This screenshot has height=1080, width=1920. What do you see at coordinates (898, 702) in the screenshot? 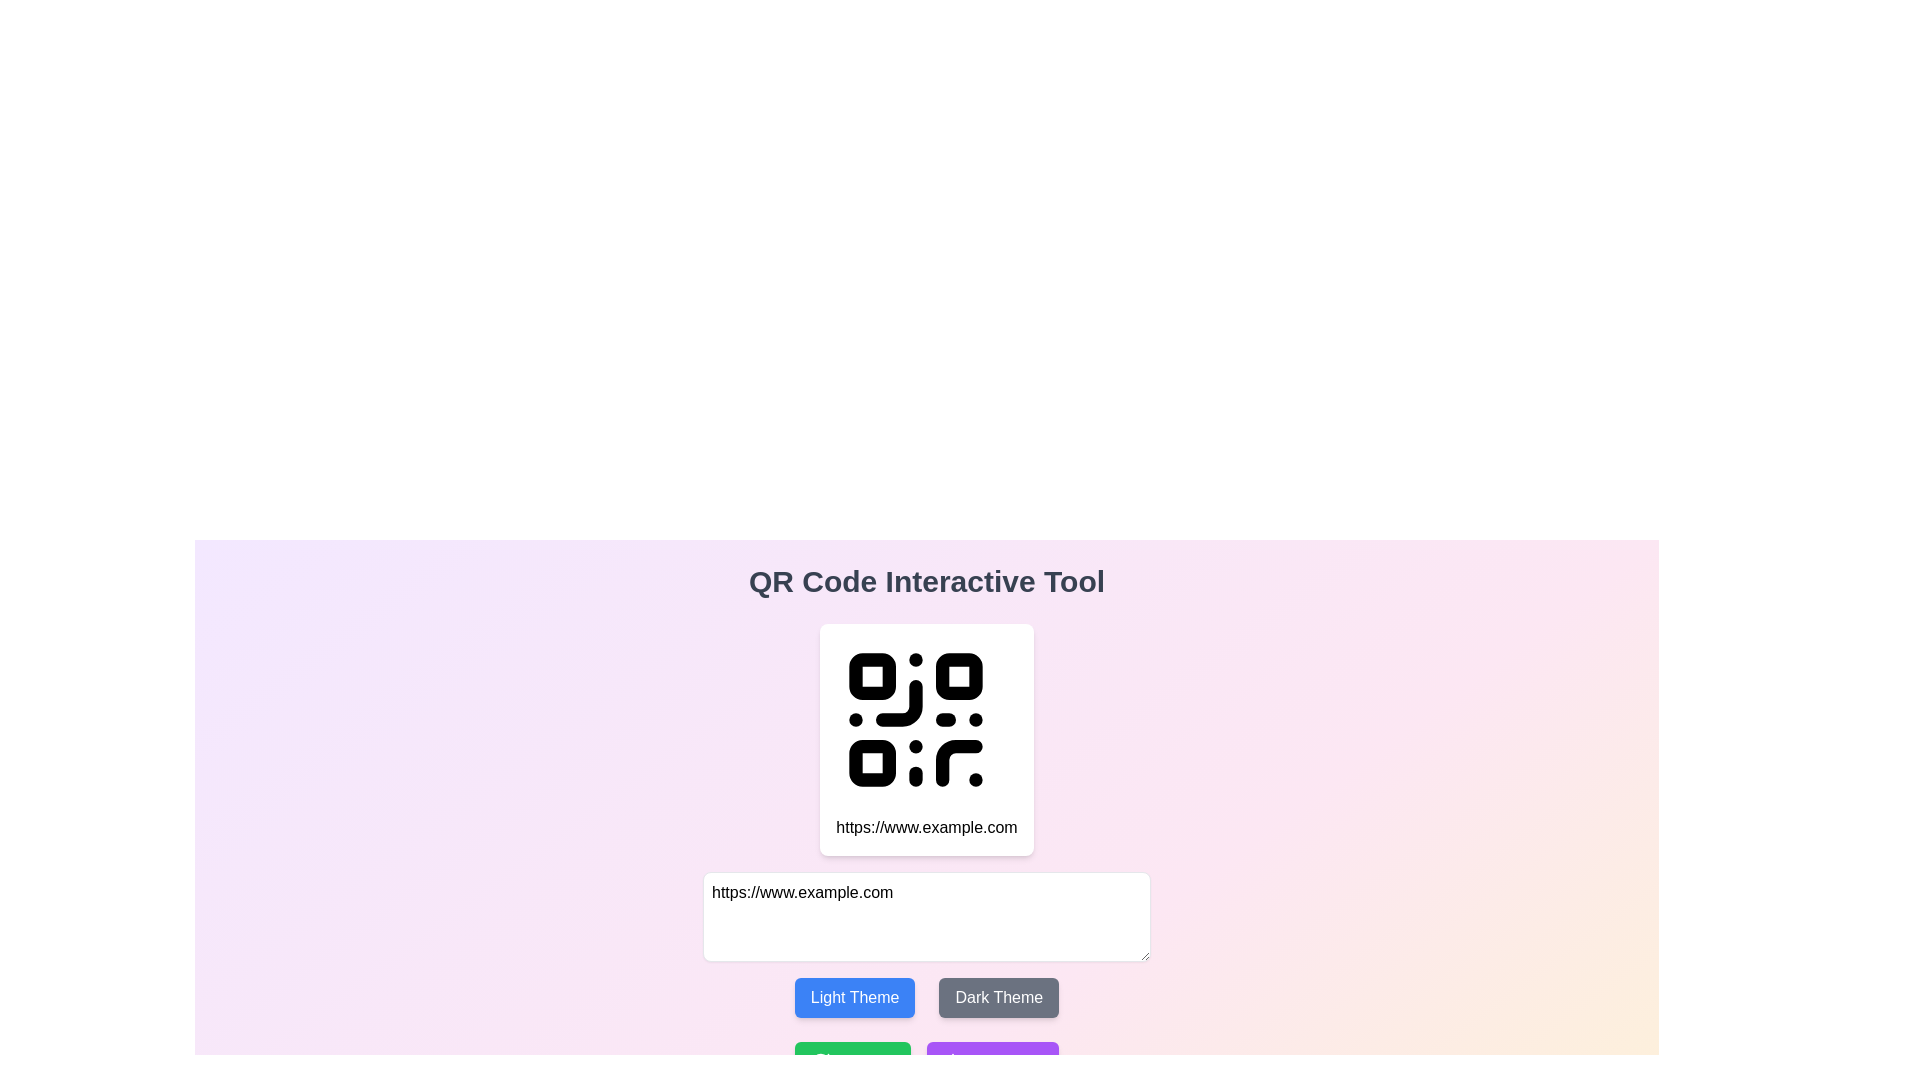
I see `the small curved line segment of the QR code design located towards the top-left corner of the QR code` at bounding box center [898, 702].